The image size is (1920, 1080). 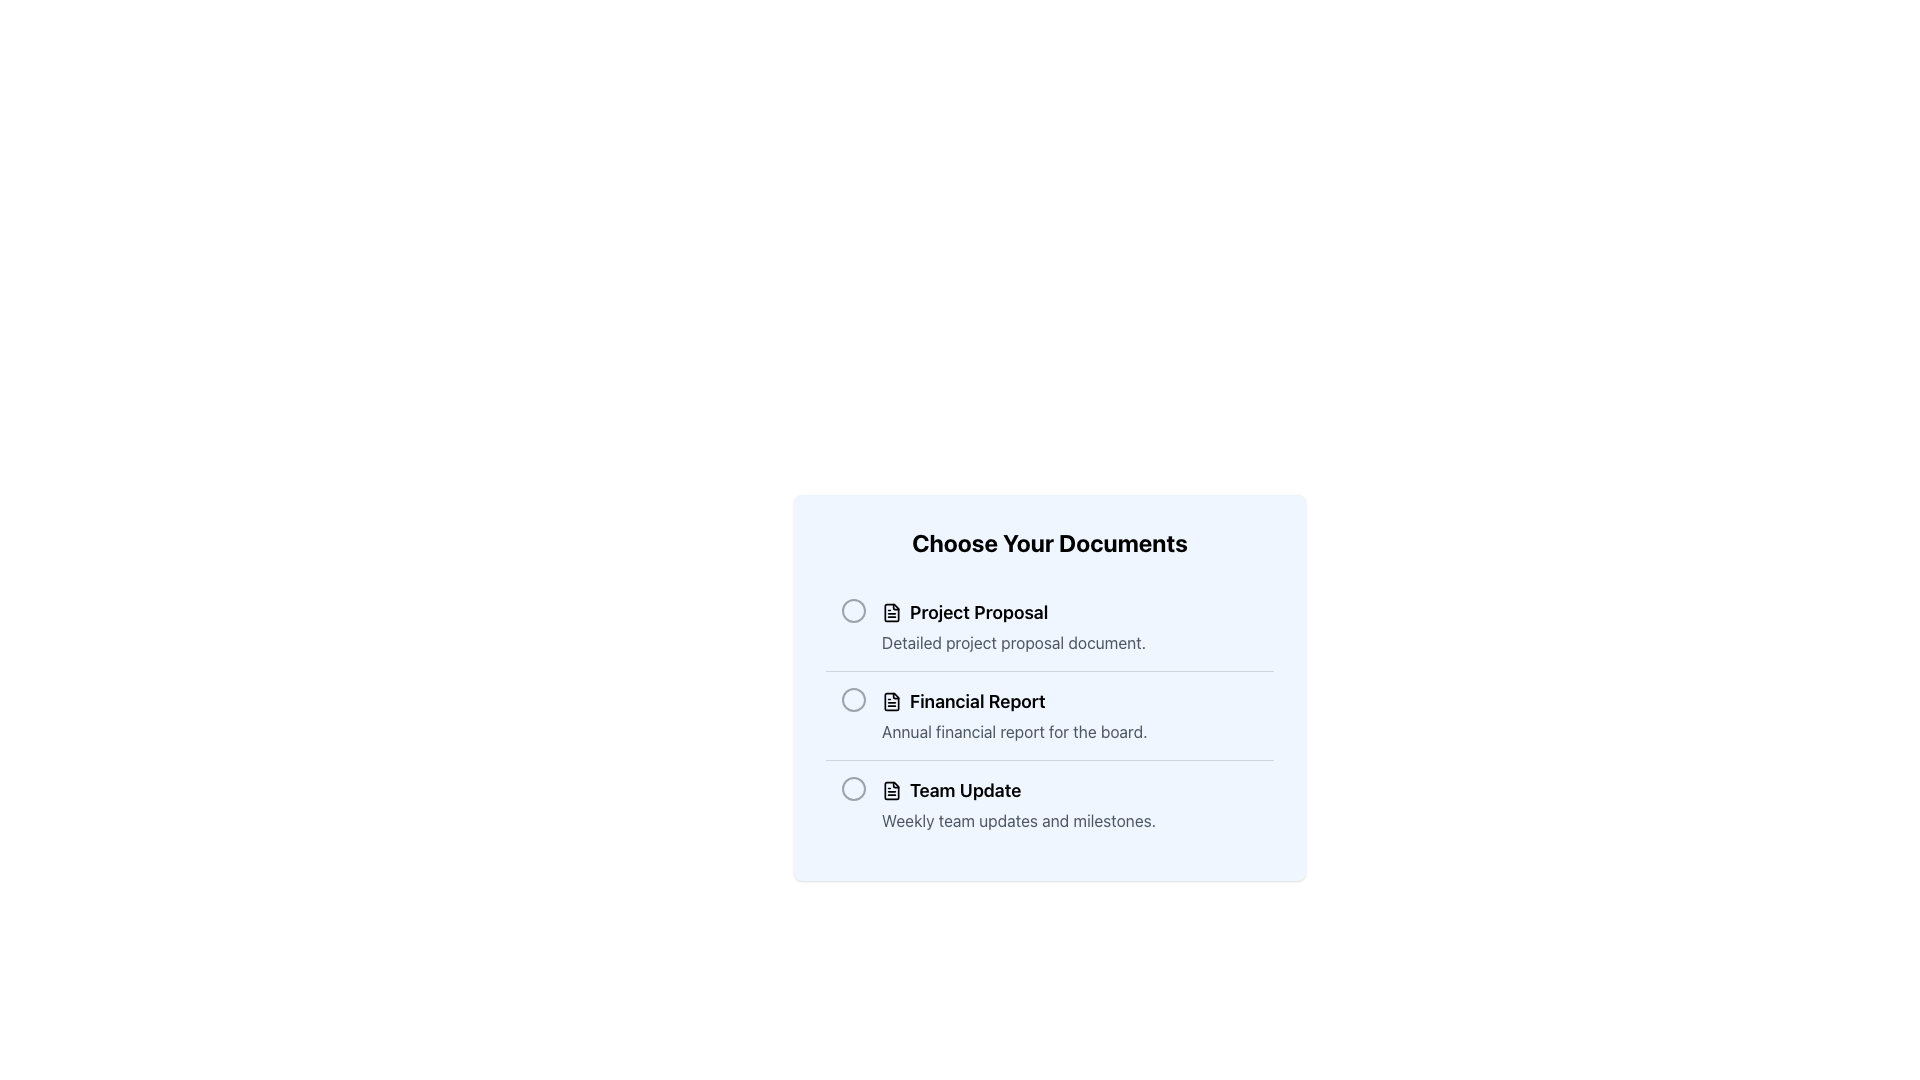 I want to click on the 'Team Update' text block, which contains a bold title and a smaller description, located in the 'Choose Your Documents' section, so click(x=1019, y=804).